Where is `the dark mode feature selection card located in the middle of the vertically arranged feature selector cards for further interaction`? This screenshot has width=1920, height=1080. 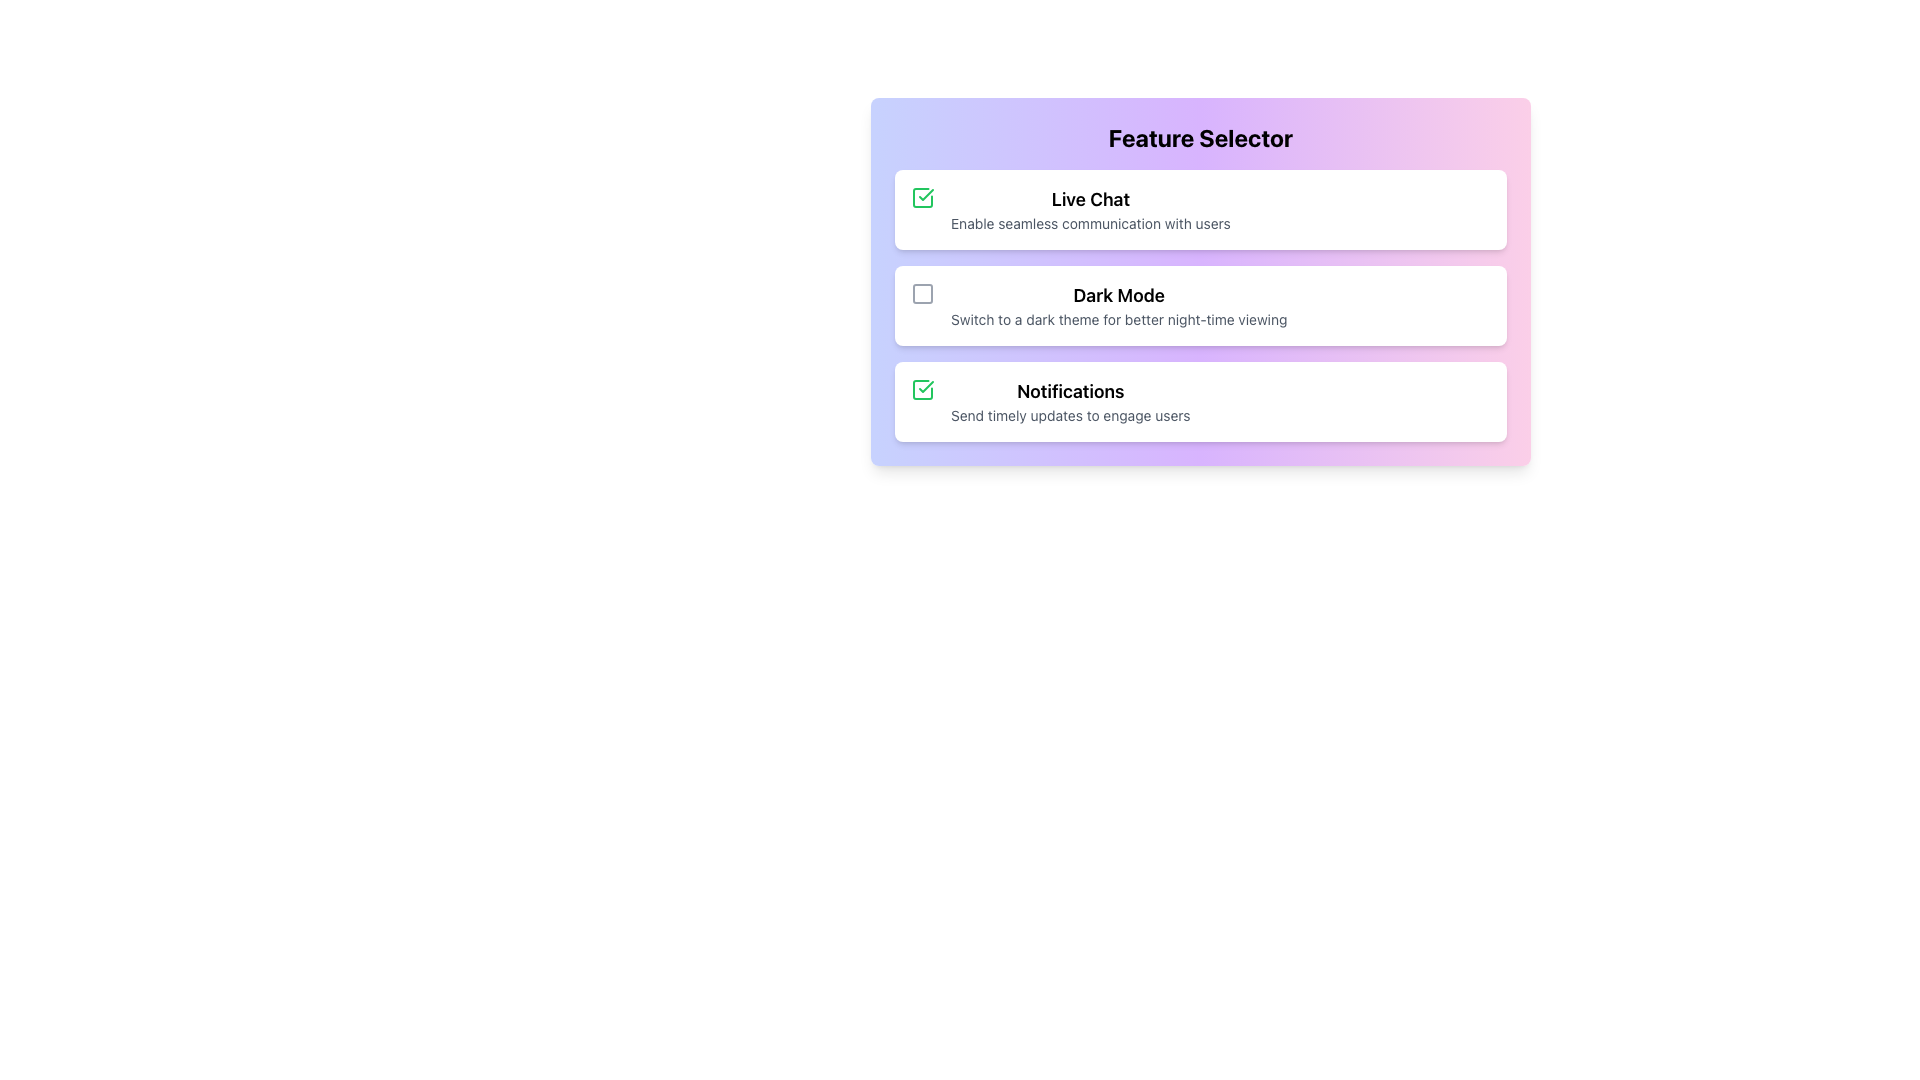
the dark mode feature selection card located in the middle of the vertically arranged feature selector cards for further interaction is located at coordinates (1118, 305).